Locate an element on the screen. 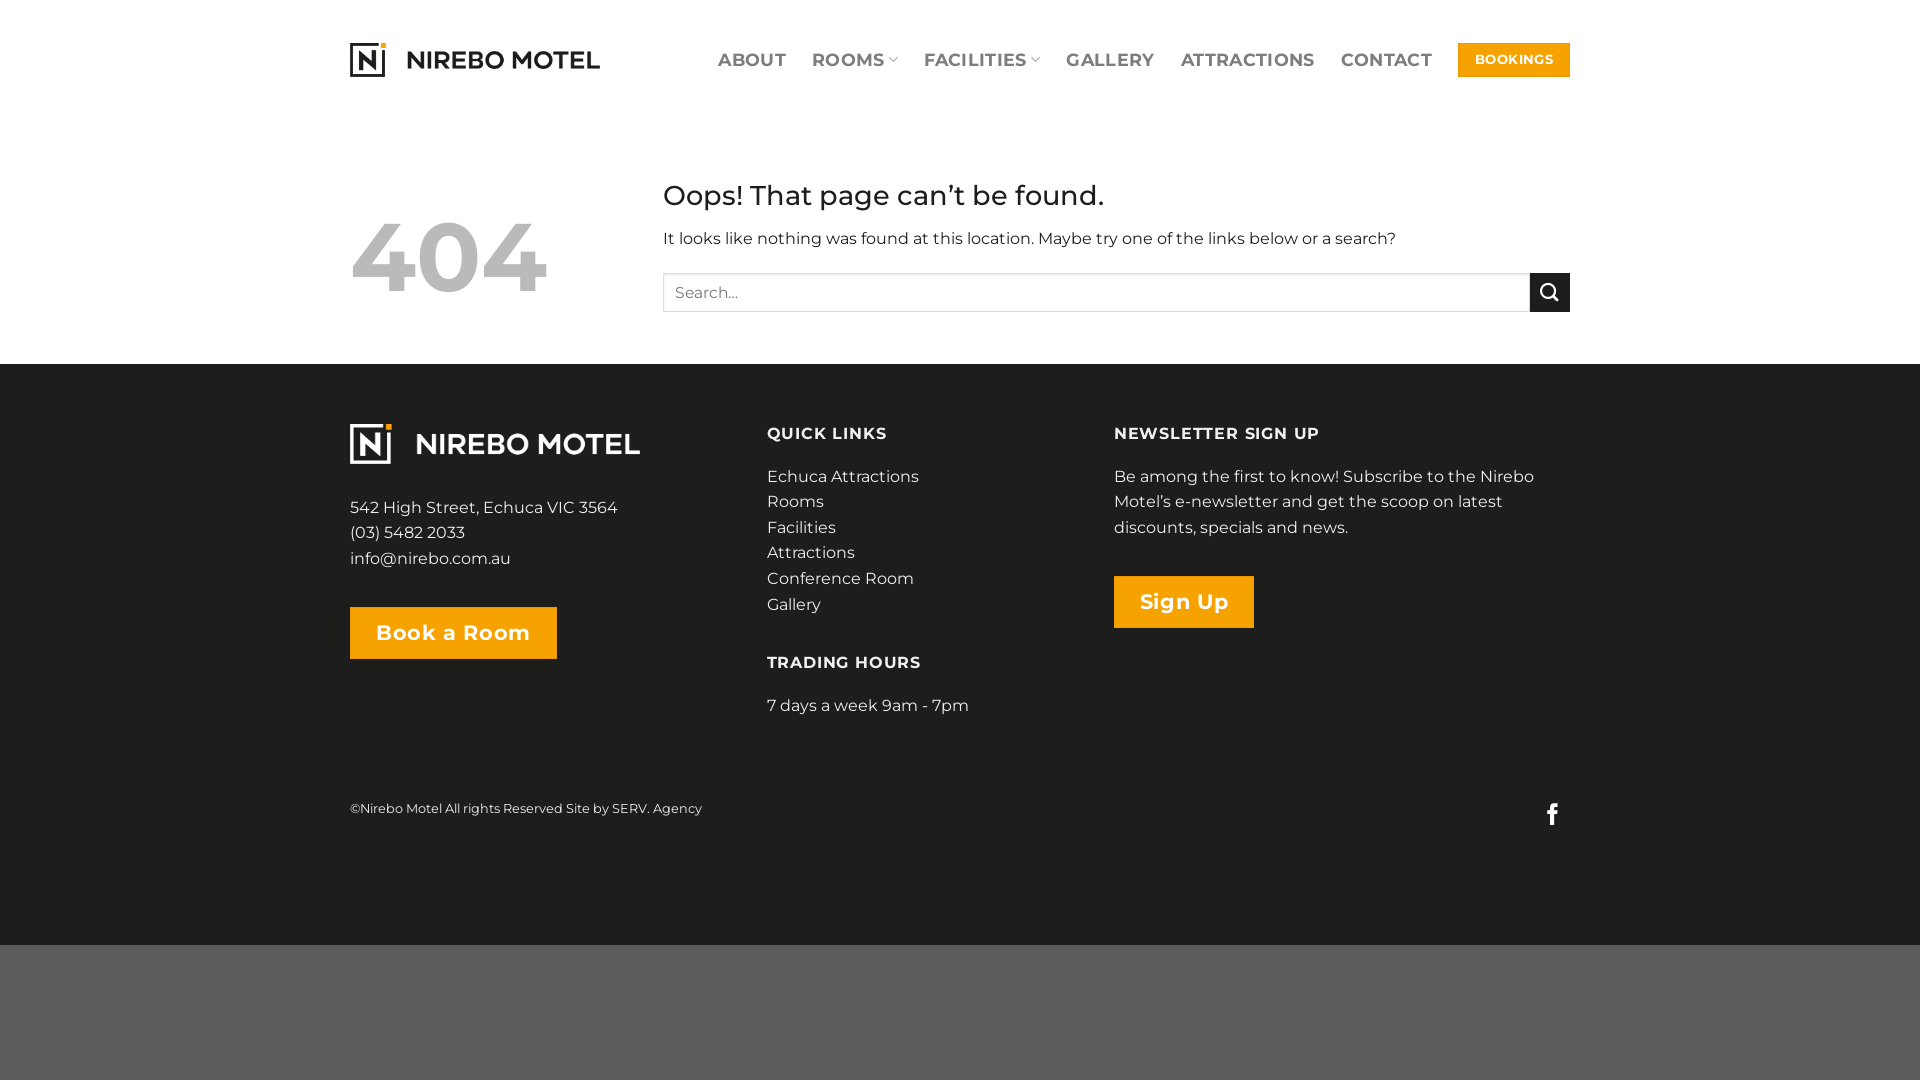  'Attractions' is located at coordinates (811, 552).